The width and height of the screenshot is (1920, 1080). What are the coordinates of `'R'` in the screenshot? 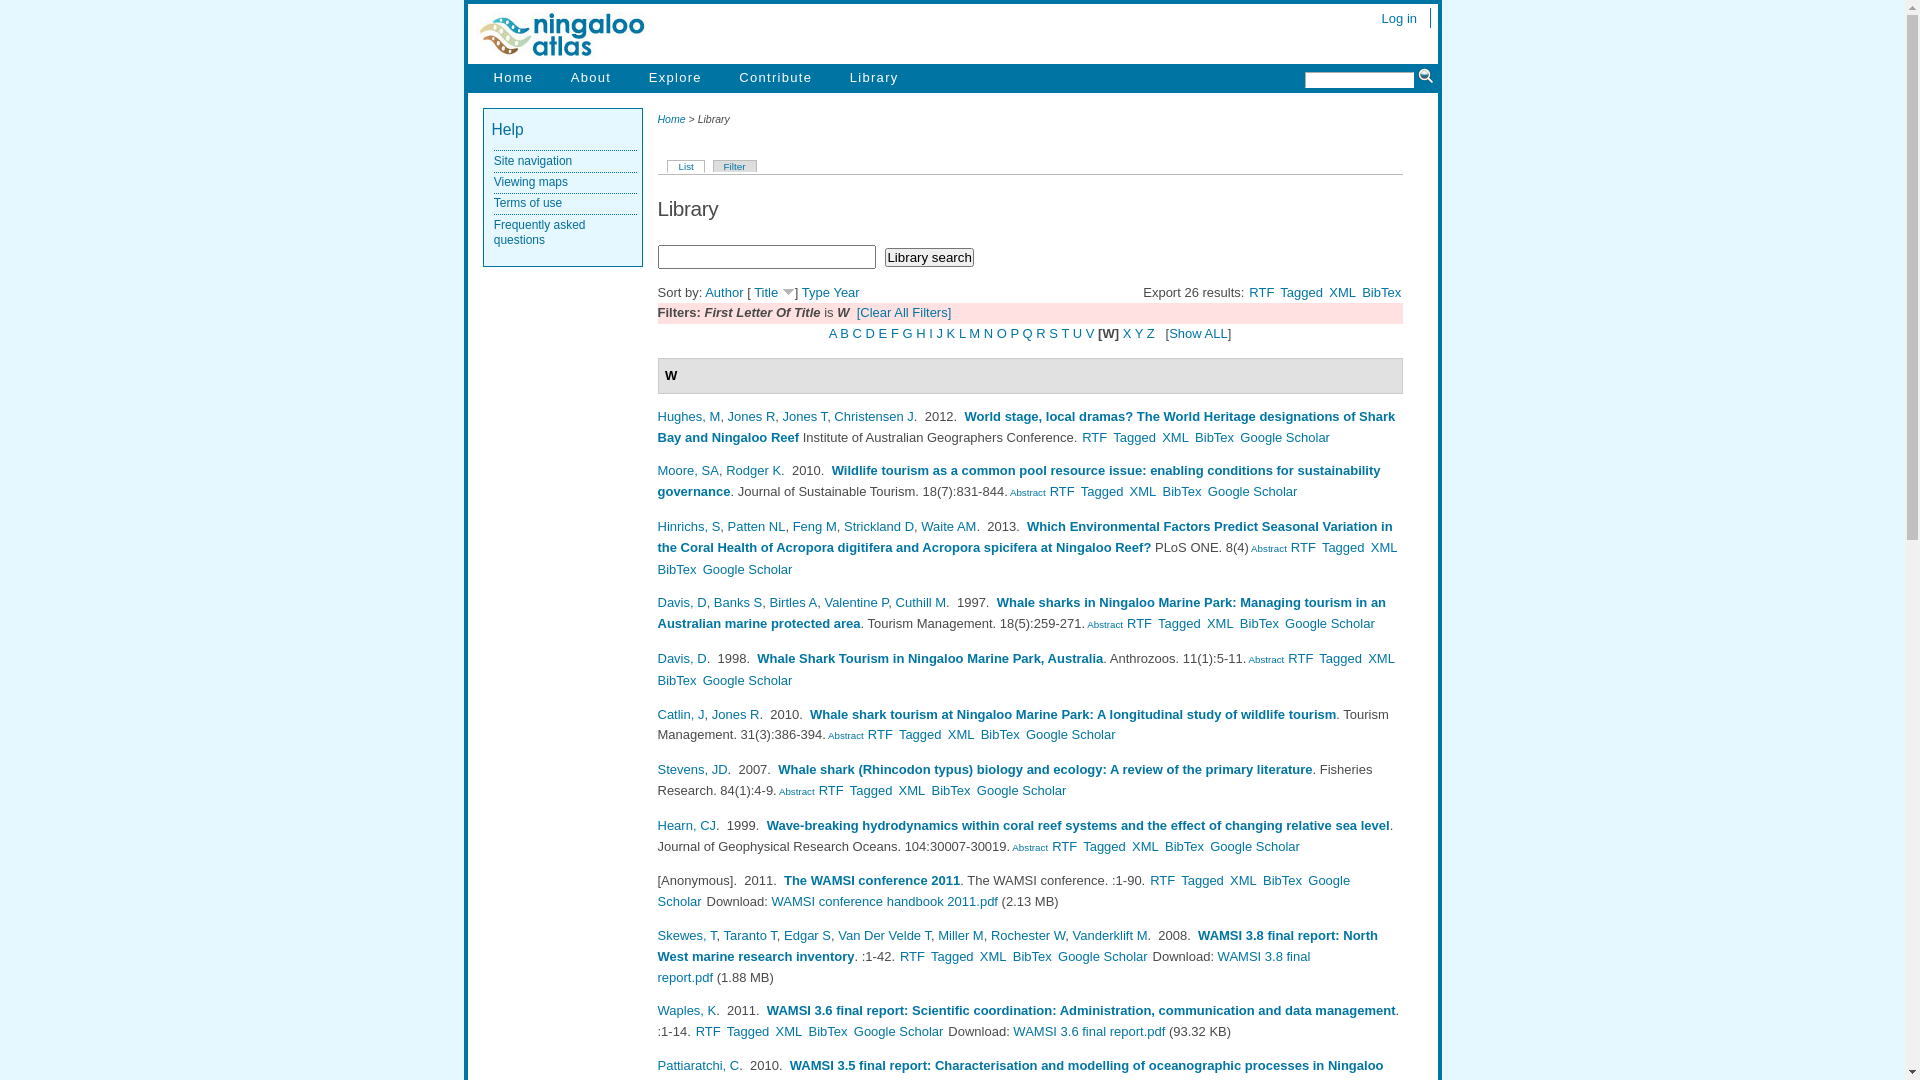 It's located at (1040, 332).